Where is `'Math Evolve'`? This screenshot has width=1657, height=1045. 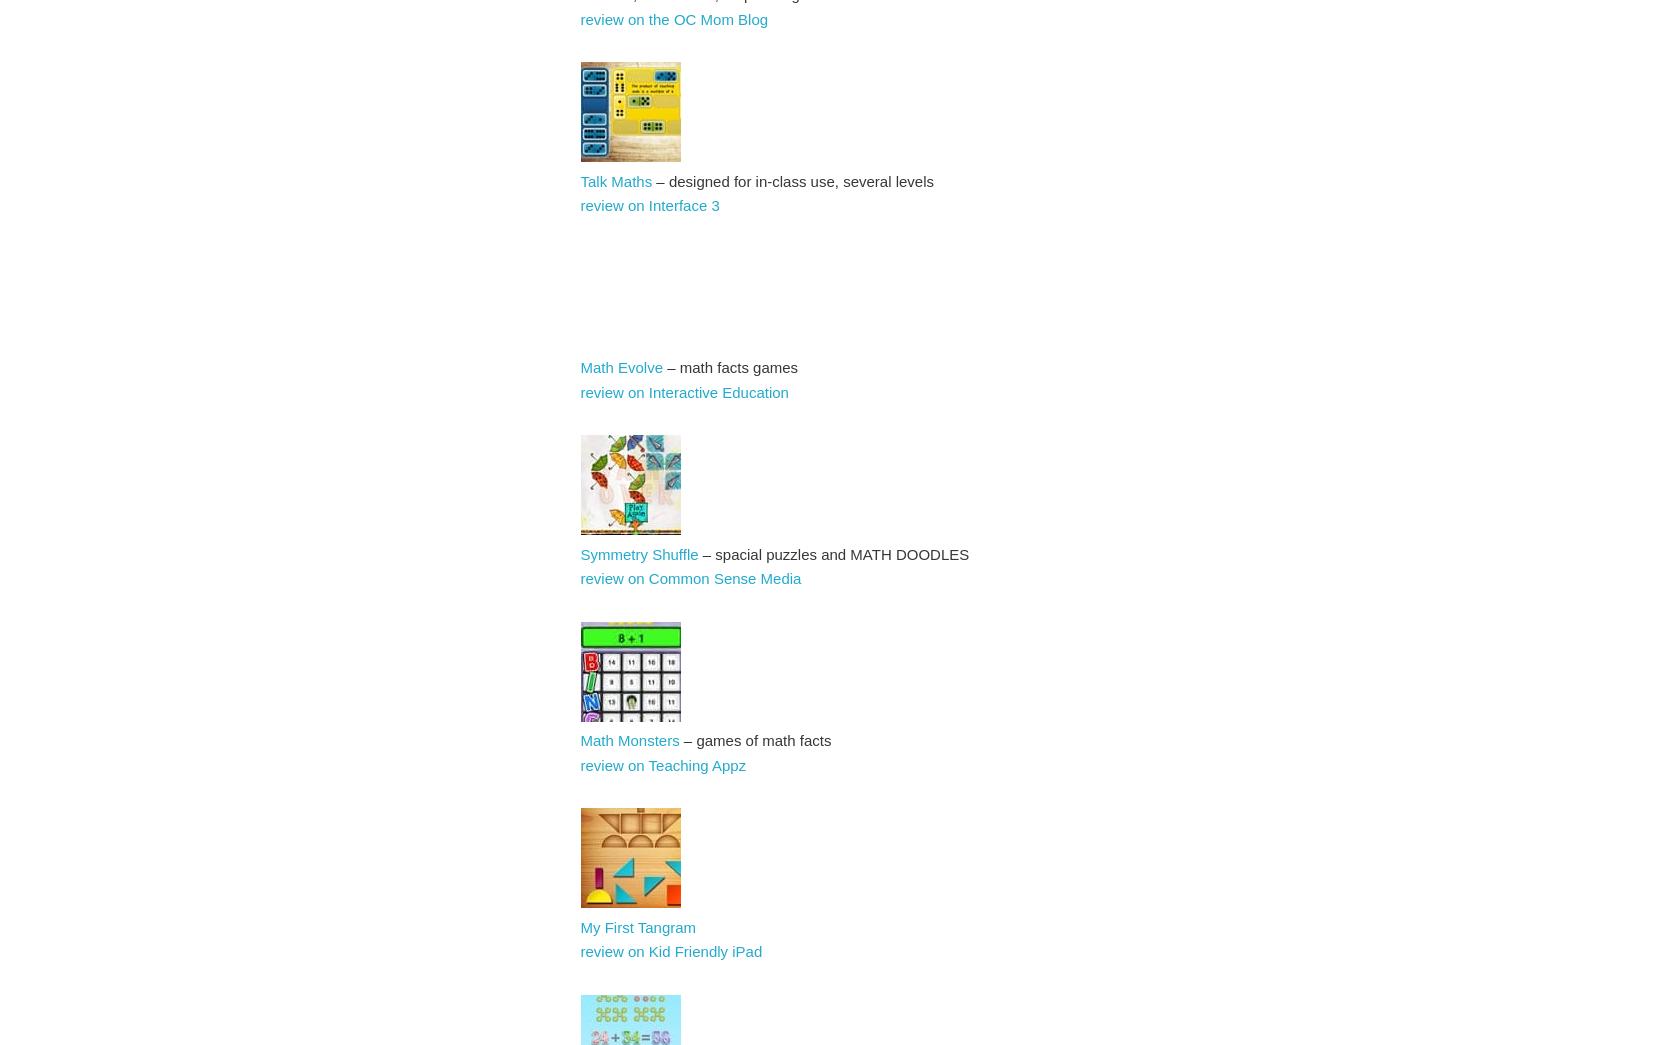 'Math Evolve' is located at coordinates (621, 366).